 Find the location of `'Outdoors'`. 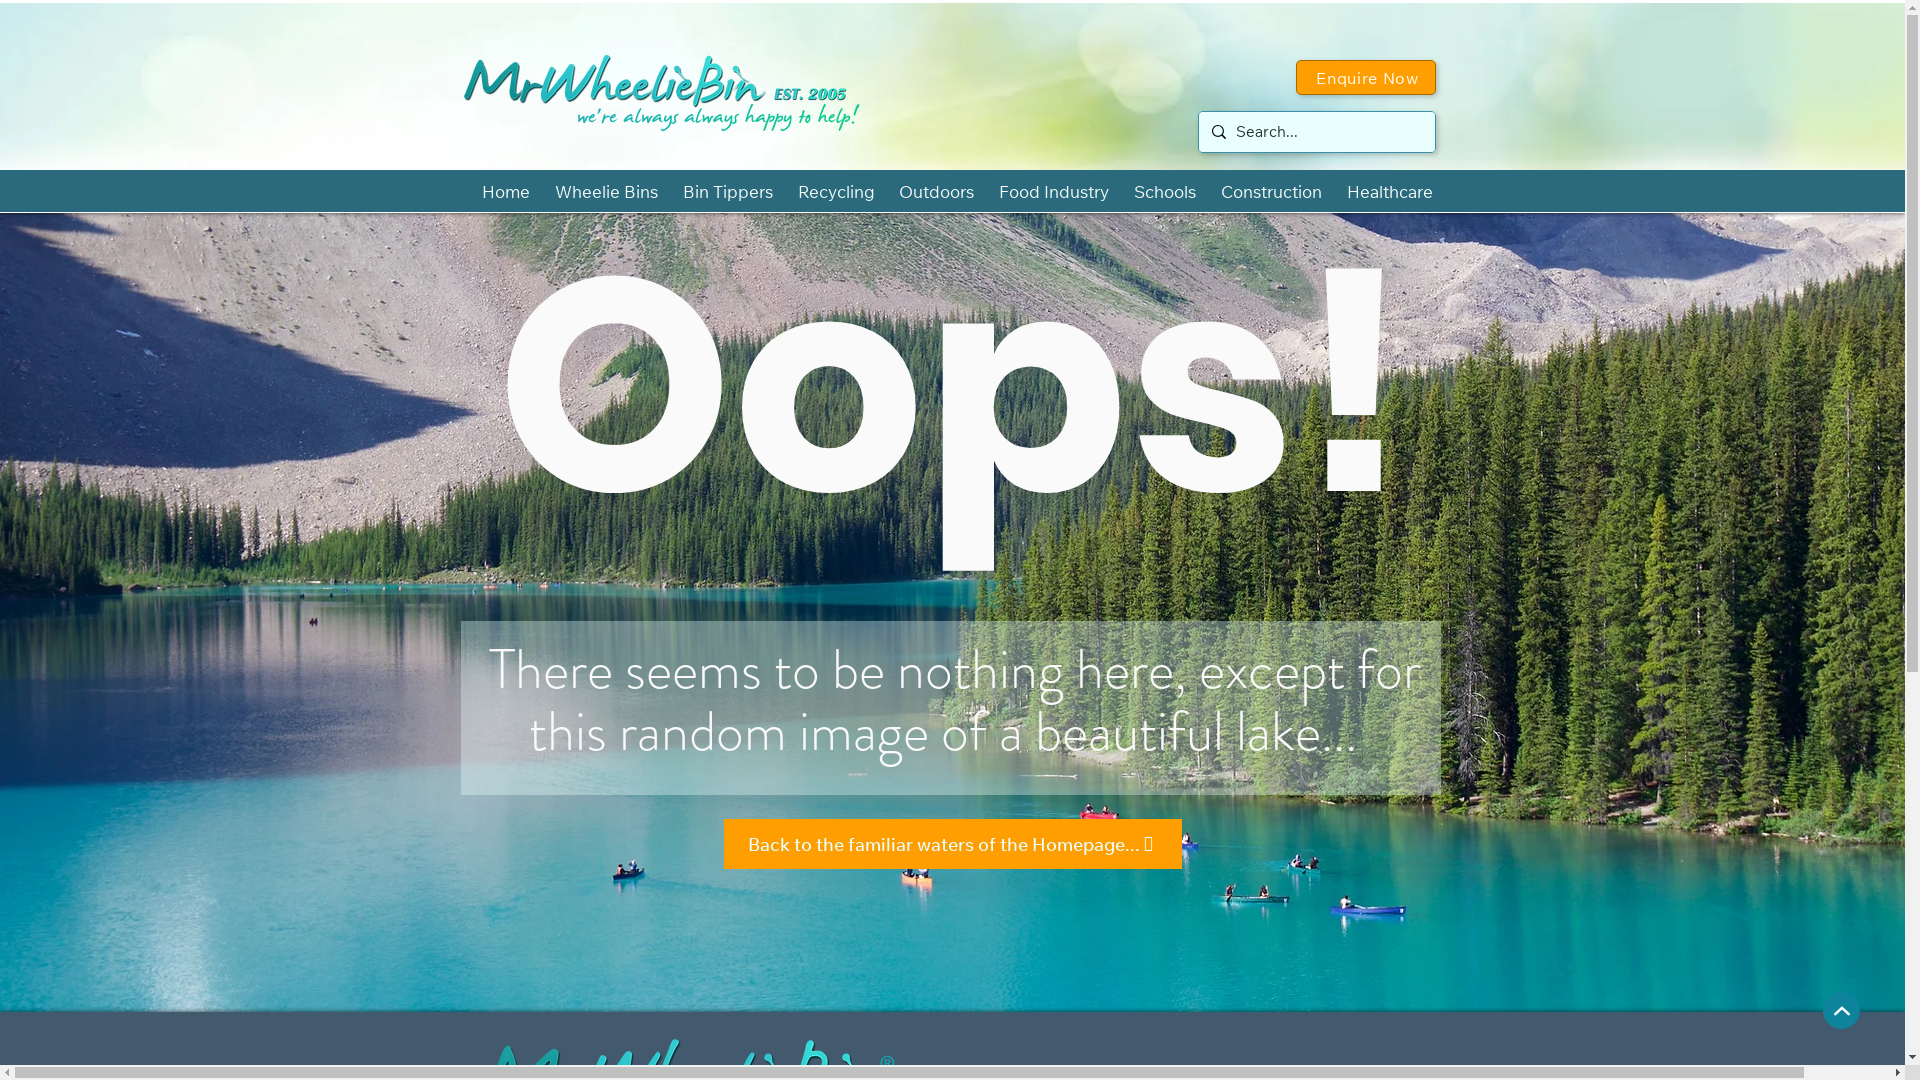

'Outdoors' is located at coordinates (935, 191).